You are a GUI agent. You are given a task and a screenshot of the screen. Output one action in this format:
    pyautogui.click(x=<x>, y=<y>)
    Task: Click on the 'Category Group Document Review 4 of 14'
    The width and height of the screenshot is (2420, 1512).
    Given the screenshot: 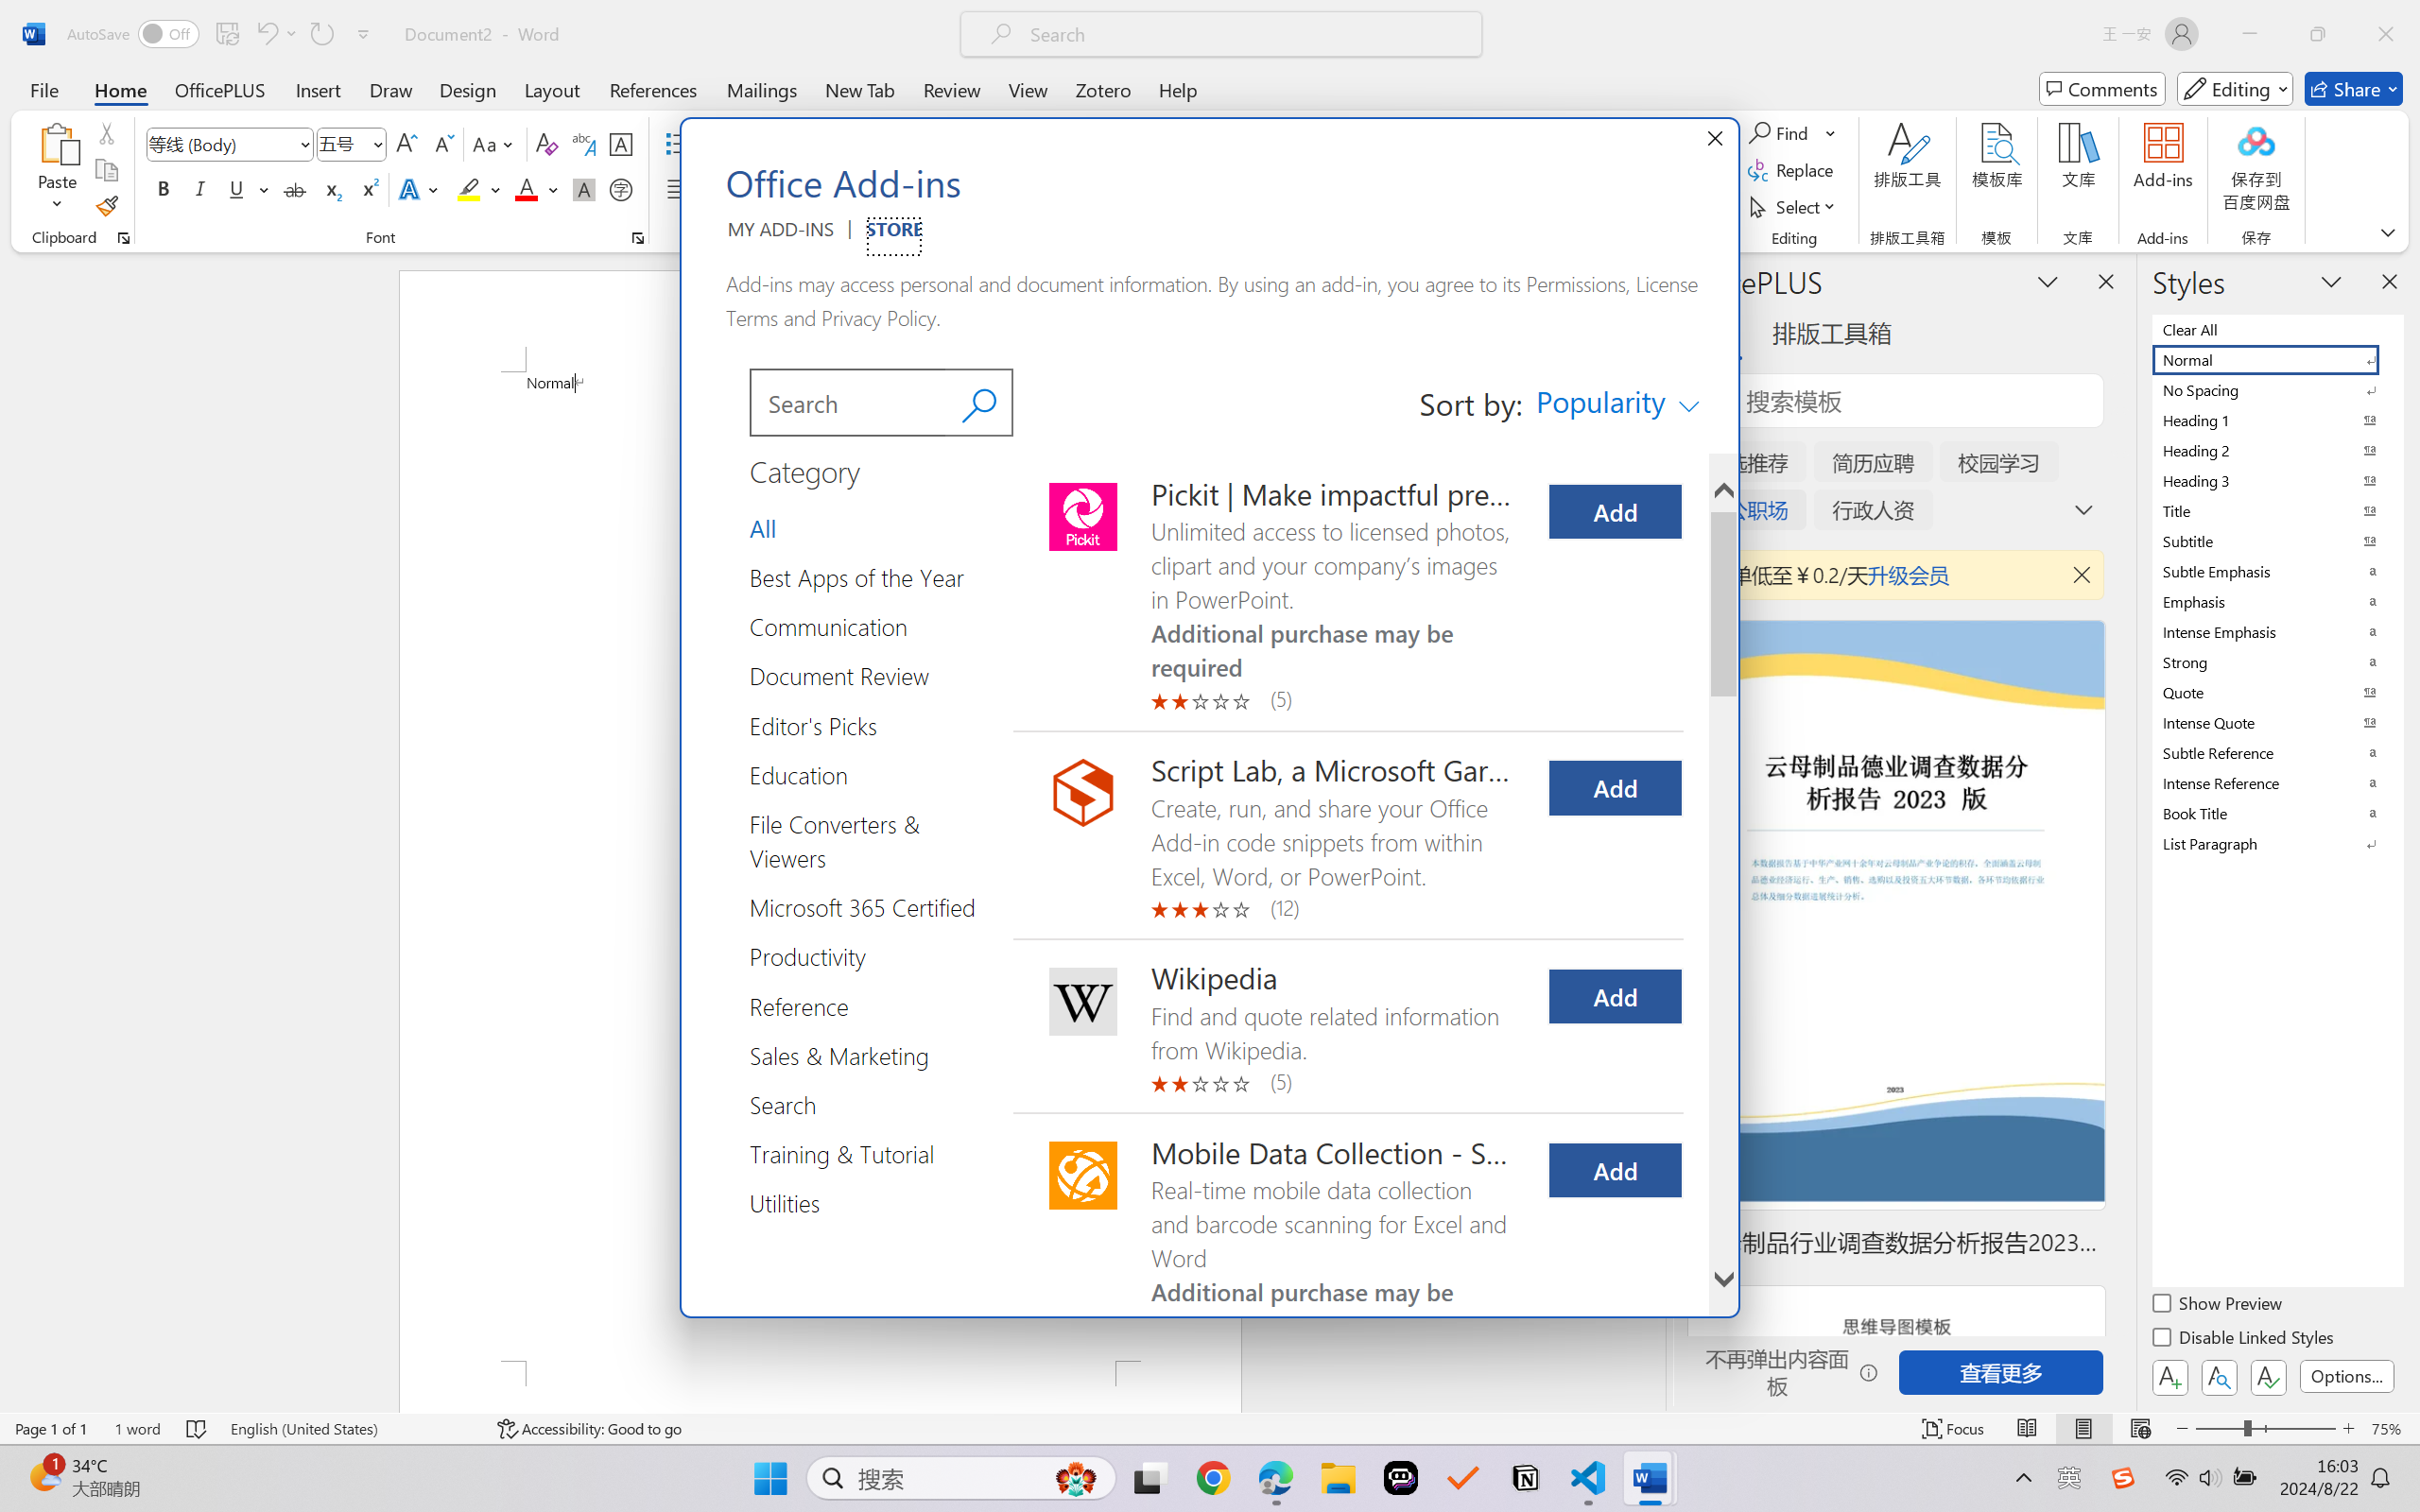 What is the action you would take?
    pyautogui.click(x=847, y=675)
    